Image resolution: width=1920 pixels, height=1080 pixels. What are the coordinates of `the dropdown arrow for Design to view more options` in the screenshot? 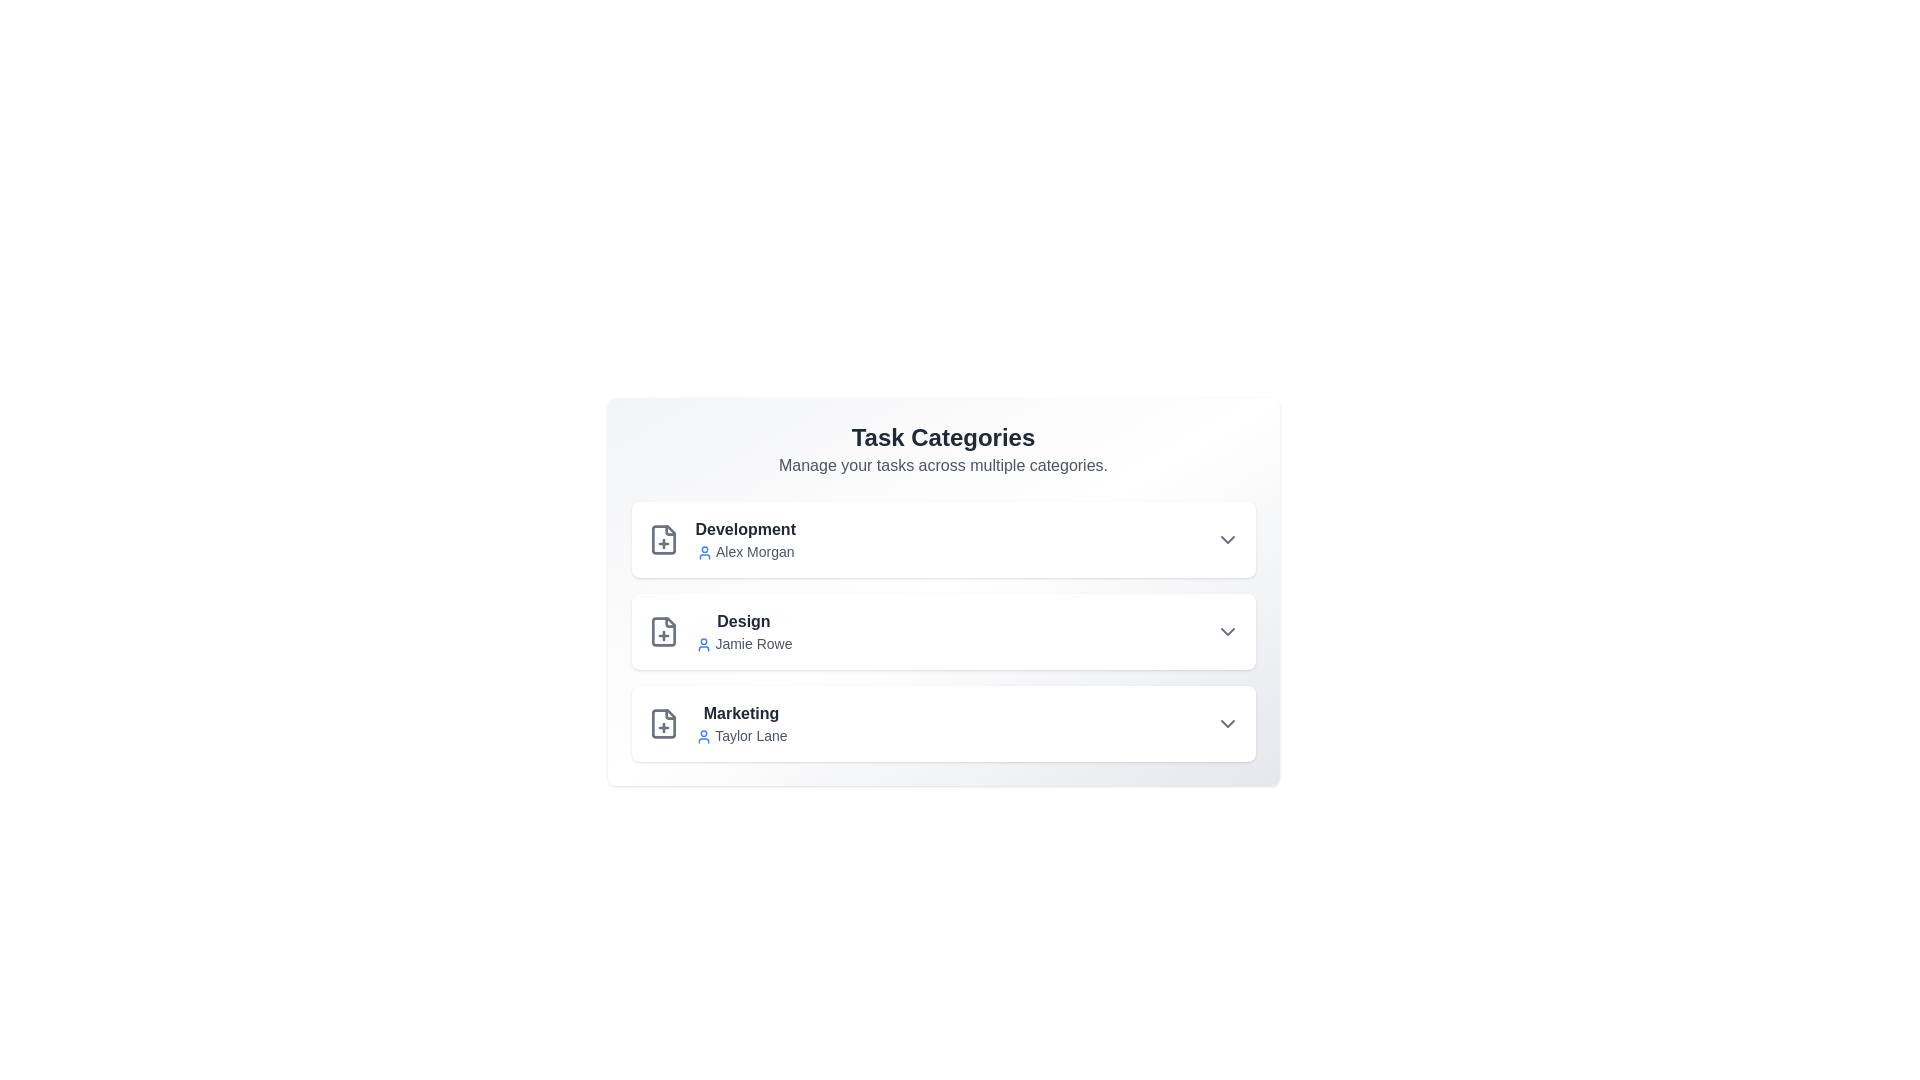 It's located at (1226, 632).